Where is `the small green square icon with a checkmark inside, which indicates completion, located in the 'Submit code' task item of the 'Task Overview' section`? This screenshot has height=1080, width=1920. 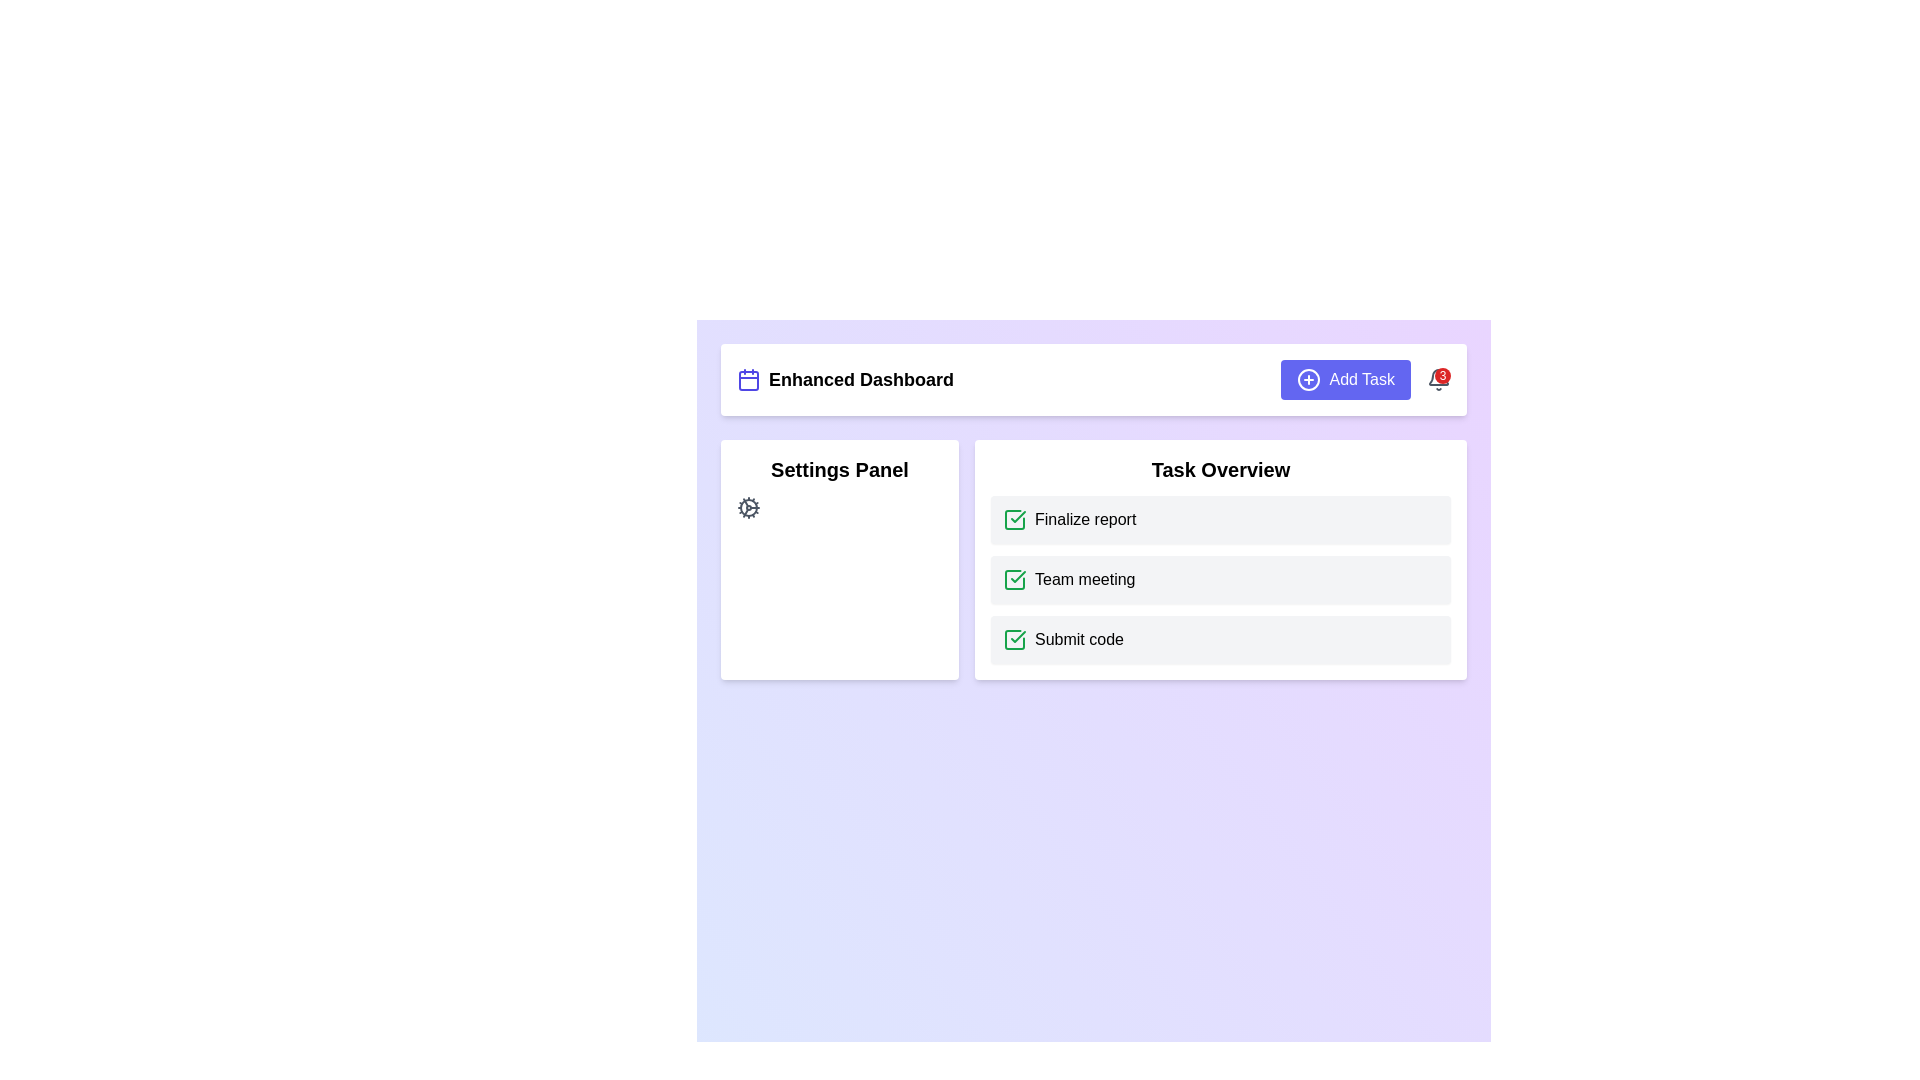 the small green square icon with a checkmark inside, which indicates completion, located in the 'Submit code' task item of the 'Task Overview' section is located at coordinates (1014, 640).